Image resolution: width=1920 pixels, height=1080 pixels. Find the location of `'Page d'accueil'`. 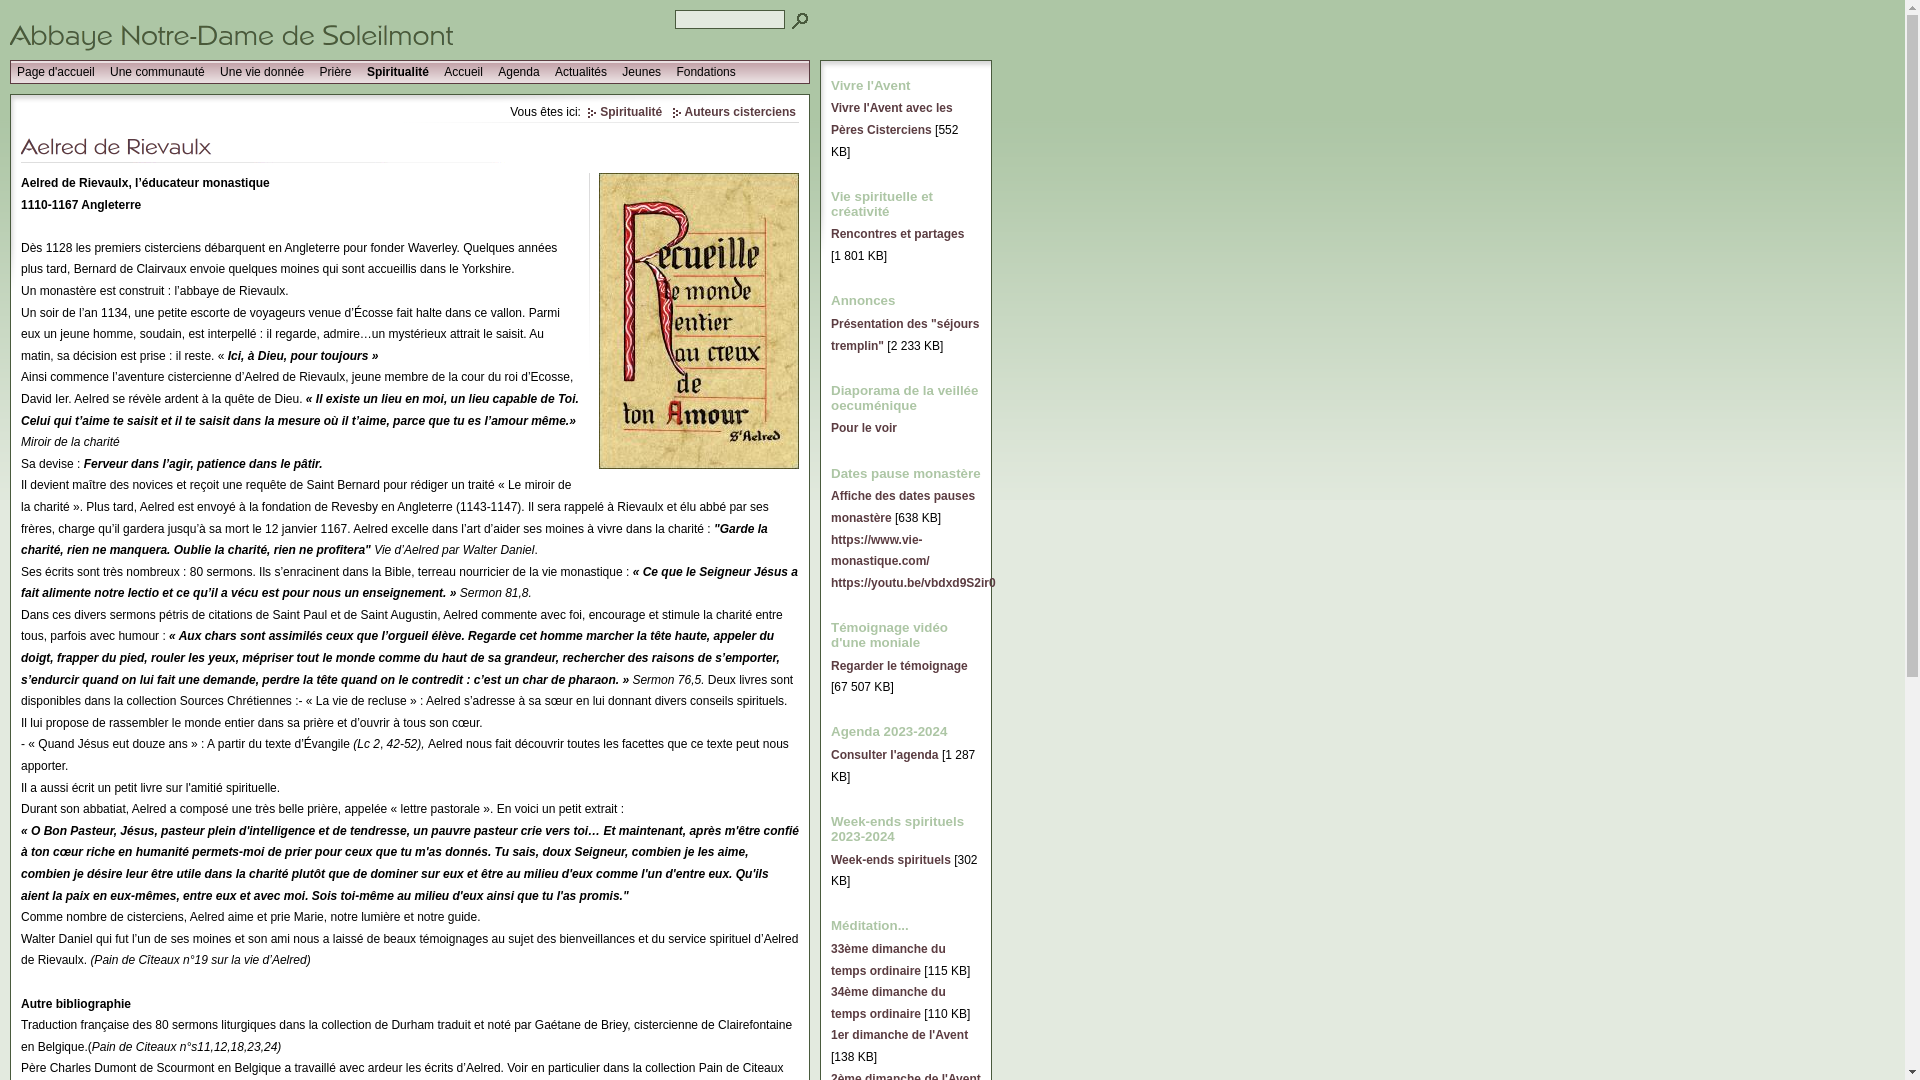

'Page d'accueil' is located at coordinates (10, 71).